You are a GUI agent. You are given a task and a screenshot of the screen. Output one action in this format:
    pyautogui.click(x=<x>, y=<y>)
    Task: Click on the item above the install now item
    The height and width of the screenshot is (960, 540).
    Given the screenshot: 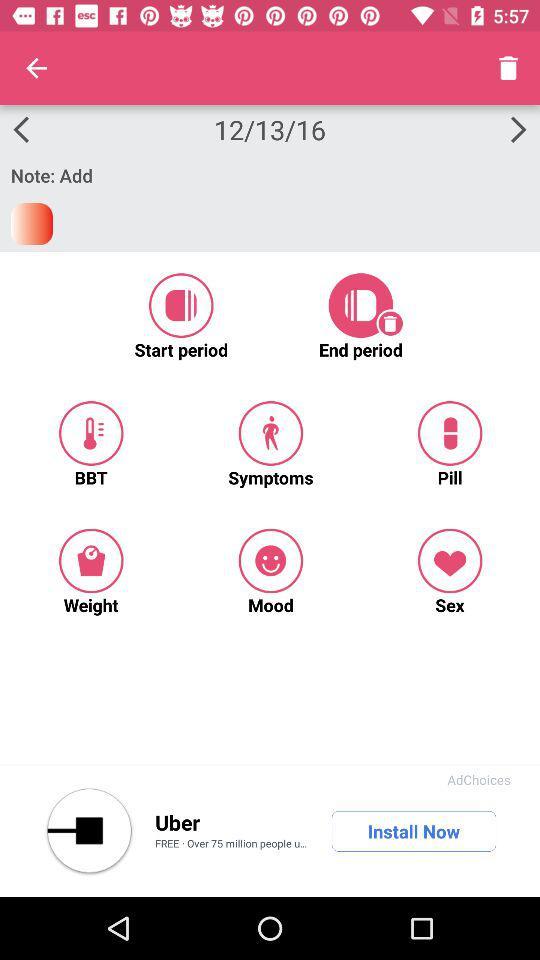 What is the action you would take?
    pyautogui.click(x=478, y=778)
    